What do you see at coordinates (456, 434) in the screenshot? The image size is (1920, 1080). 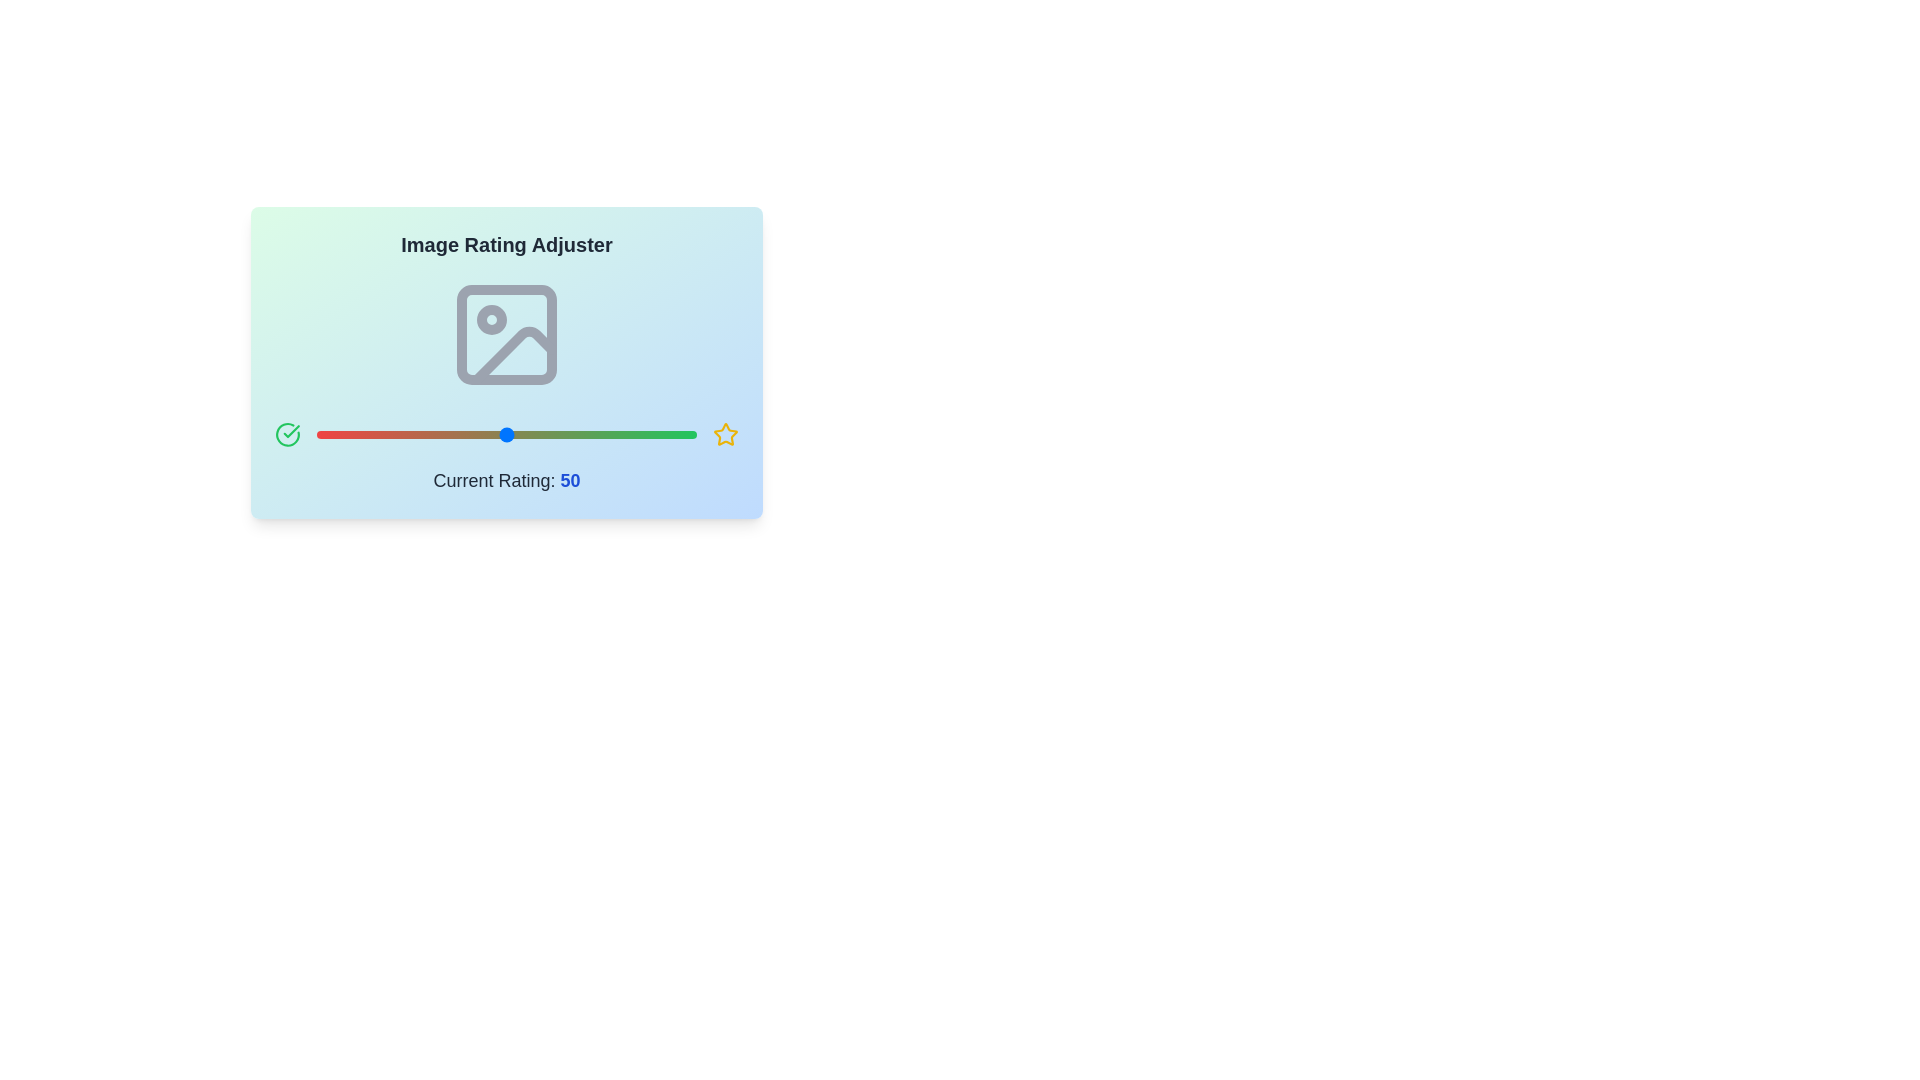 I see `the slider to set the rating to 37` at bounding box center [456, 434].